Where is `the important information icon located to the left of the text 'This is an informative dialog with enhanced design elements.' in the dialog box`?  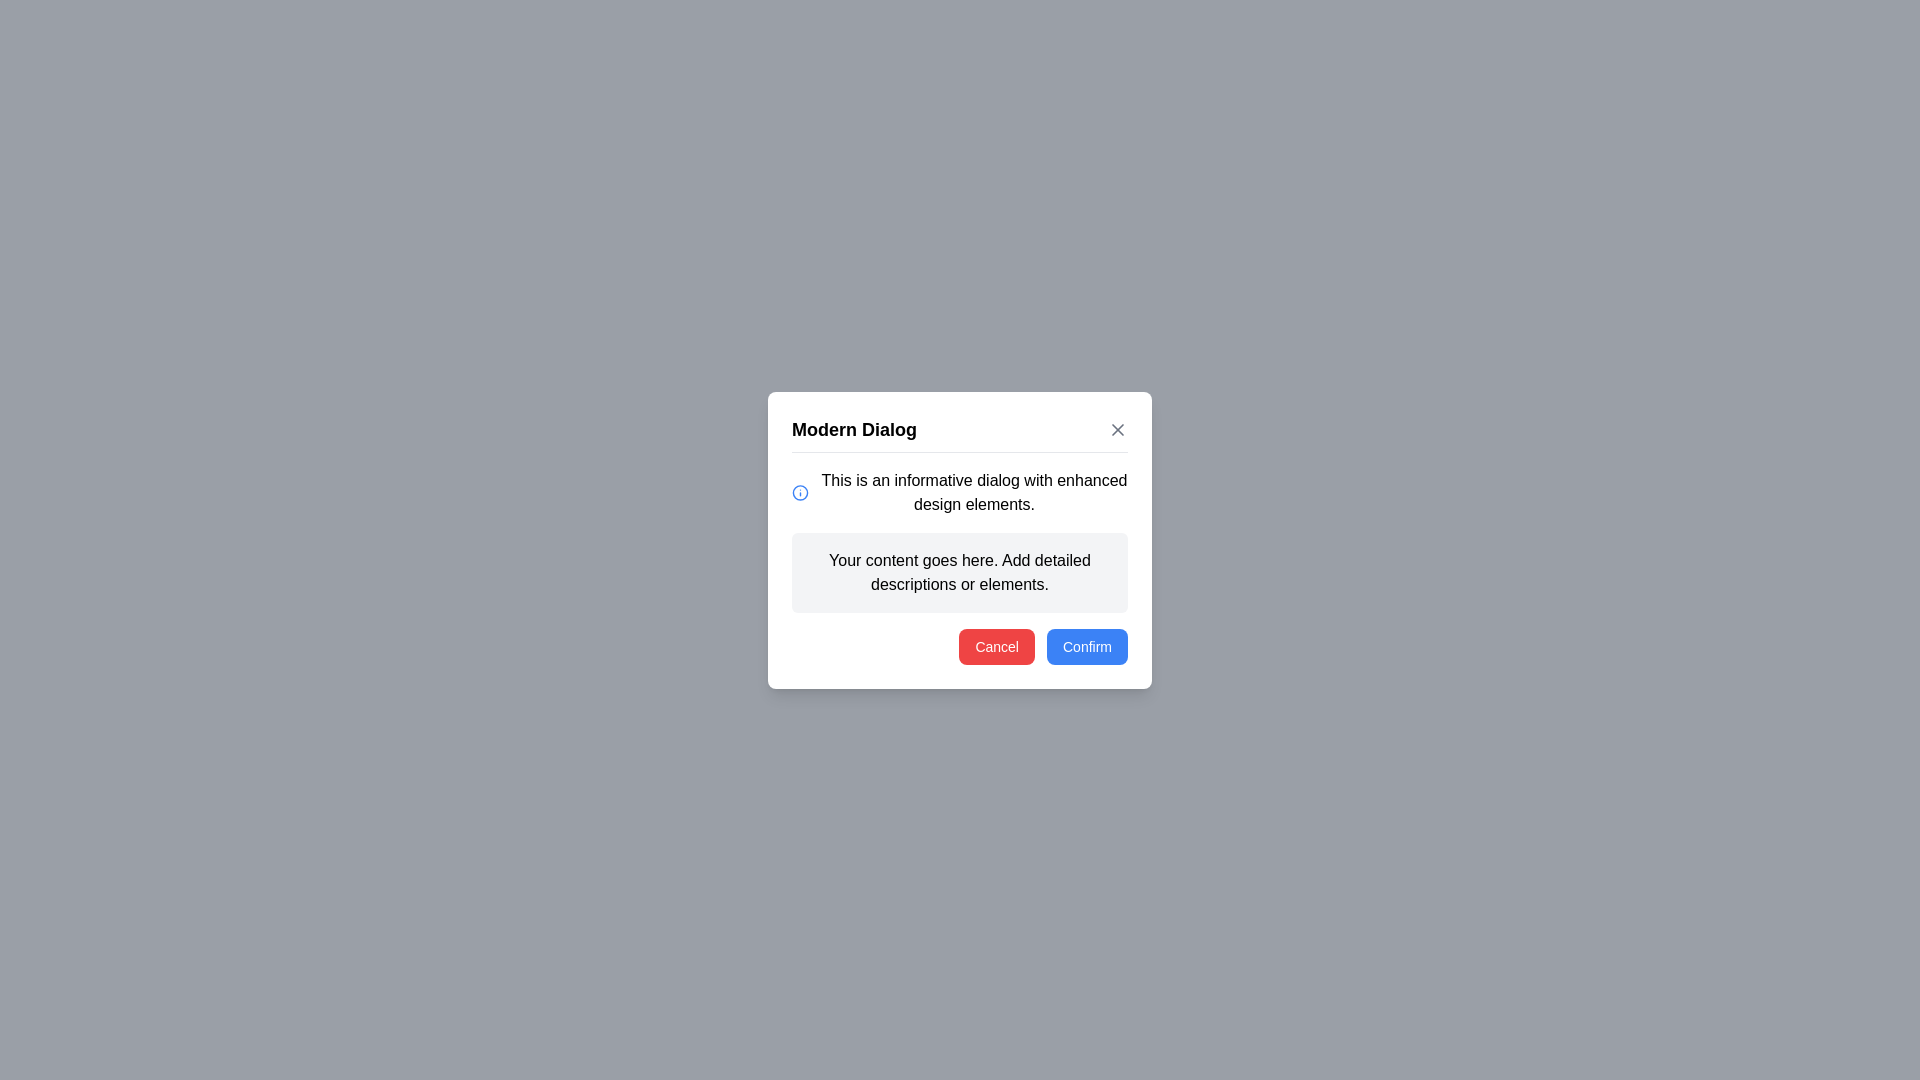 the important information icon located to the left of the text 'This is an informative dialog with enhanced design elements.' in the dialog box is located at coordinates (800, 492).